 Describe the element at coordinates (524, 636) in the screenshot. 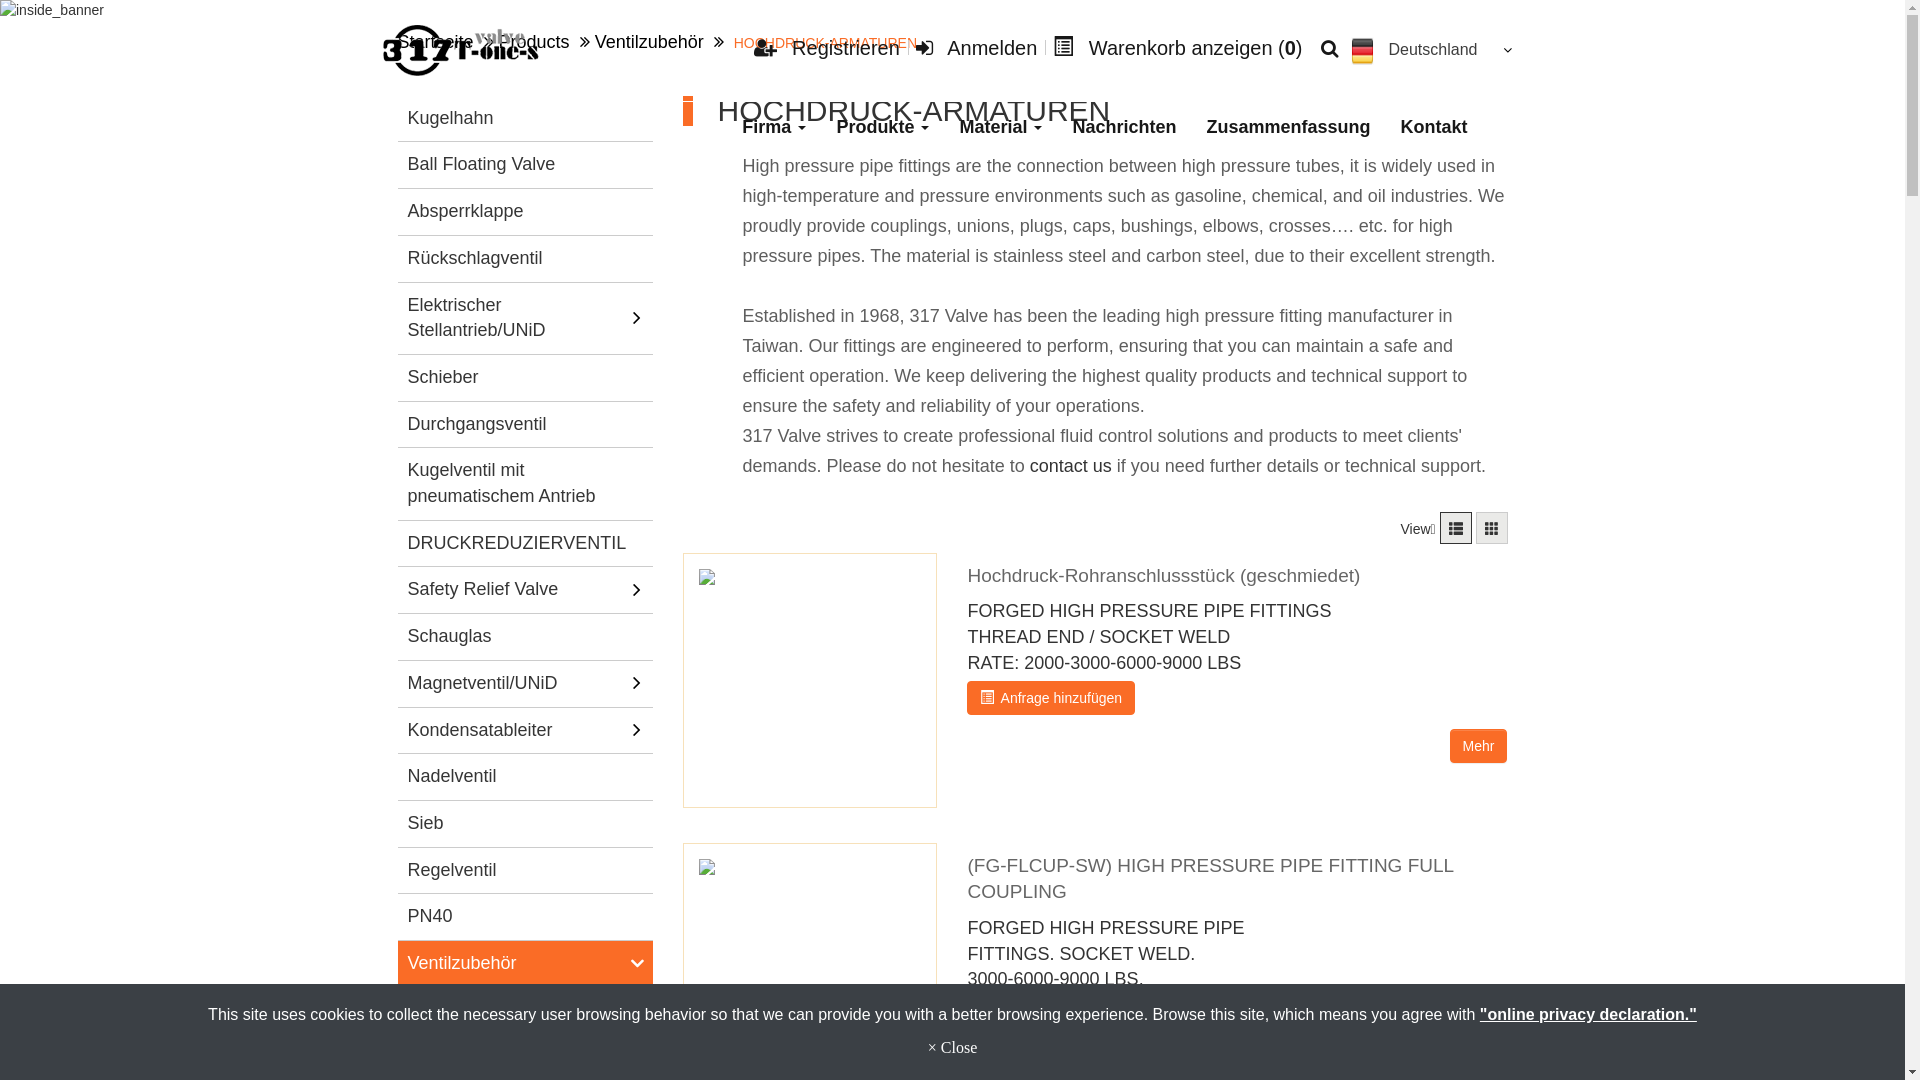

I see `'Schauglas'` at that location.